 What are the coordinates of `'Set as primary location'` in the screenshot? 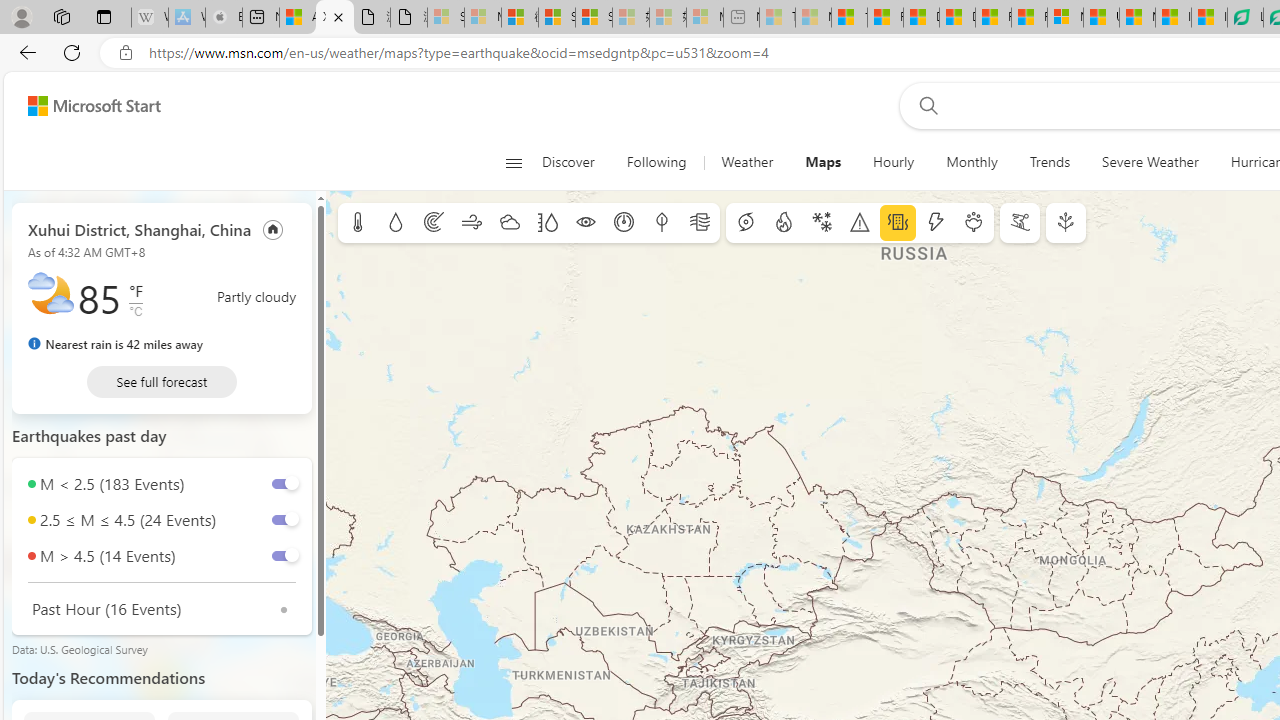 It's located at (272, 228).